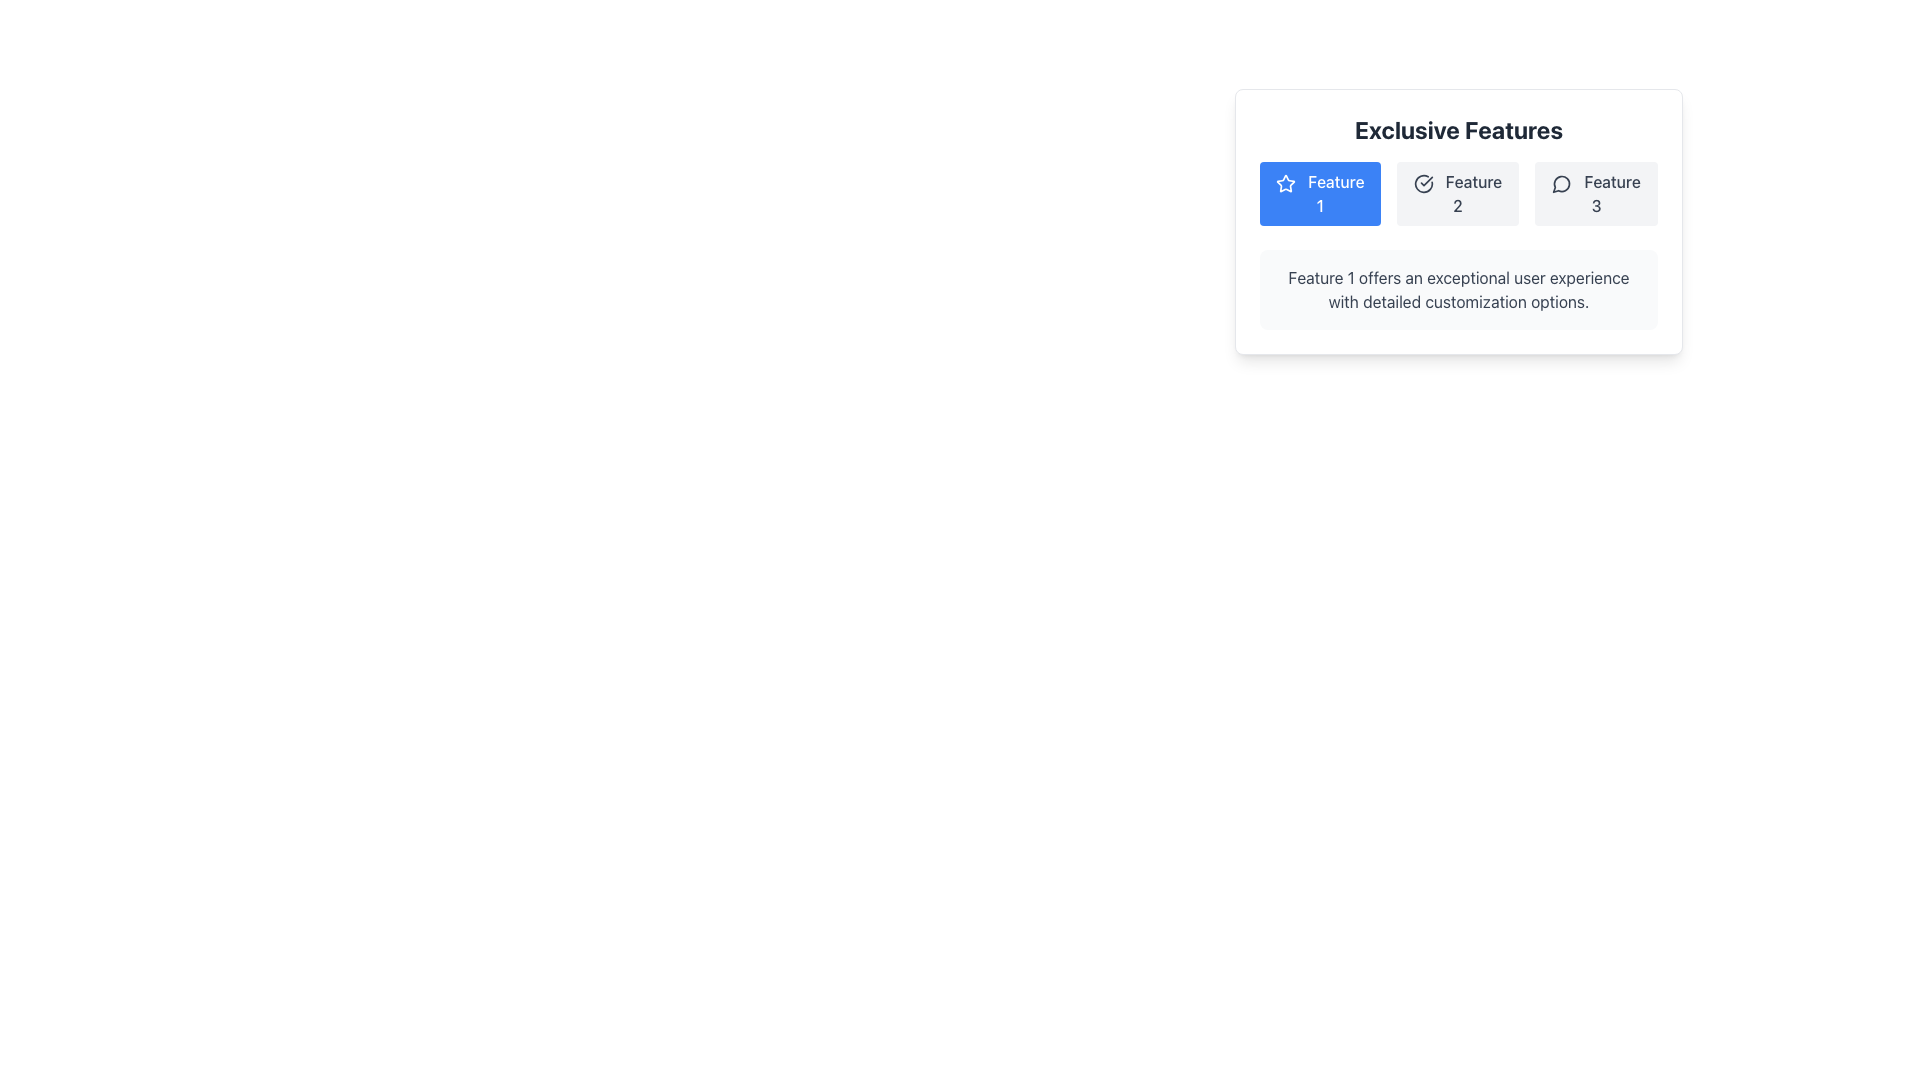  Describe the element at coordinates (1595, 193) in the screenshot. I see `the button for 'Feature 3' located in the 'Exclusive Features' group` at that location.